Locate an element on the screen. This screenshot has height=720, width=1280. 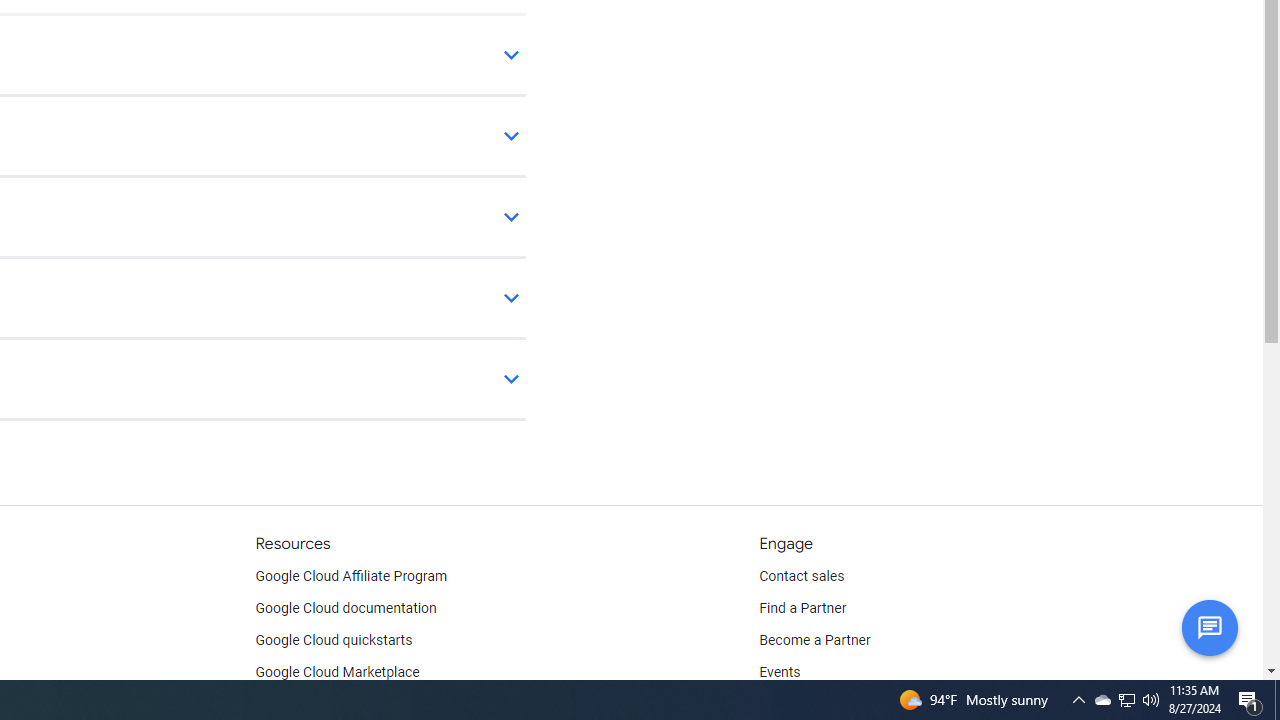
'Become a Partner' is located at coordinates (814, 640).